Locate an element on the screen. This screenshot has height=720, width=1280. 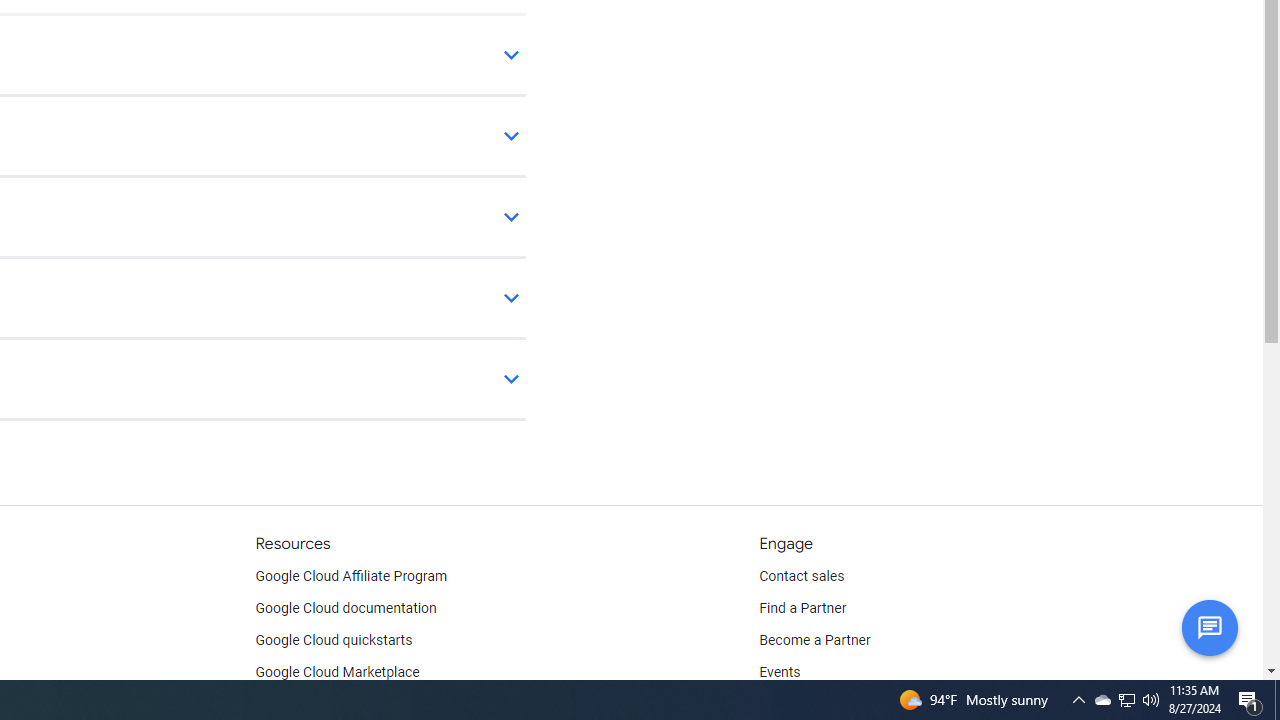
'Become a Partner' is located at coordinates (814, 640).